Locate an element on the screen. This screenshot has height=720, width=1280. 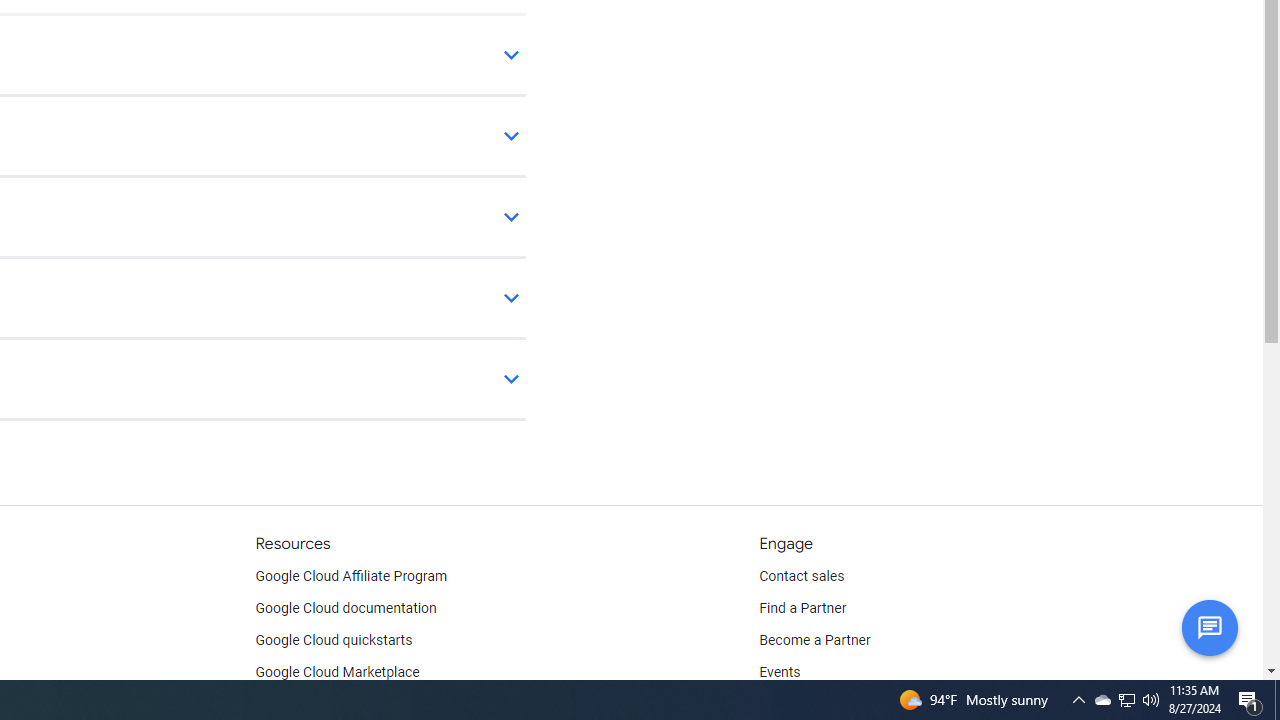
'Become a Partner' is located at coordinates (814, 640).